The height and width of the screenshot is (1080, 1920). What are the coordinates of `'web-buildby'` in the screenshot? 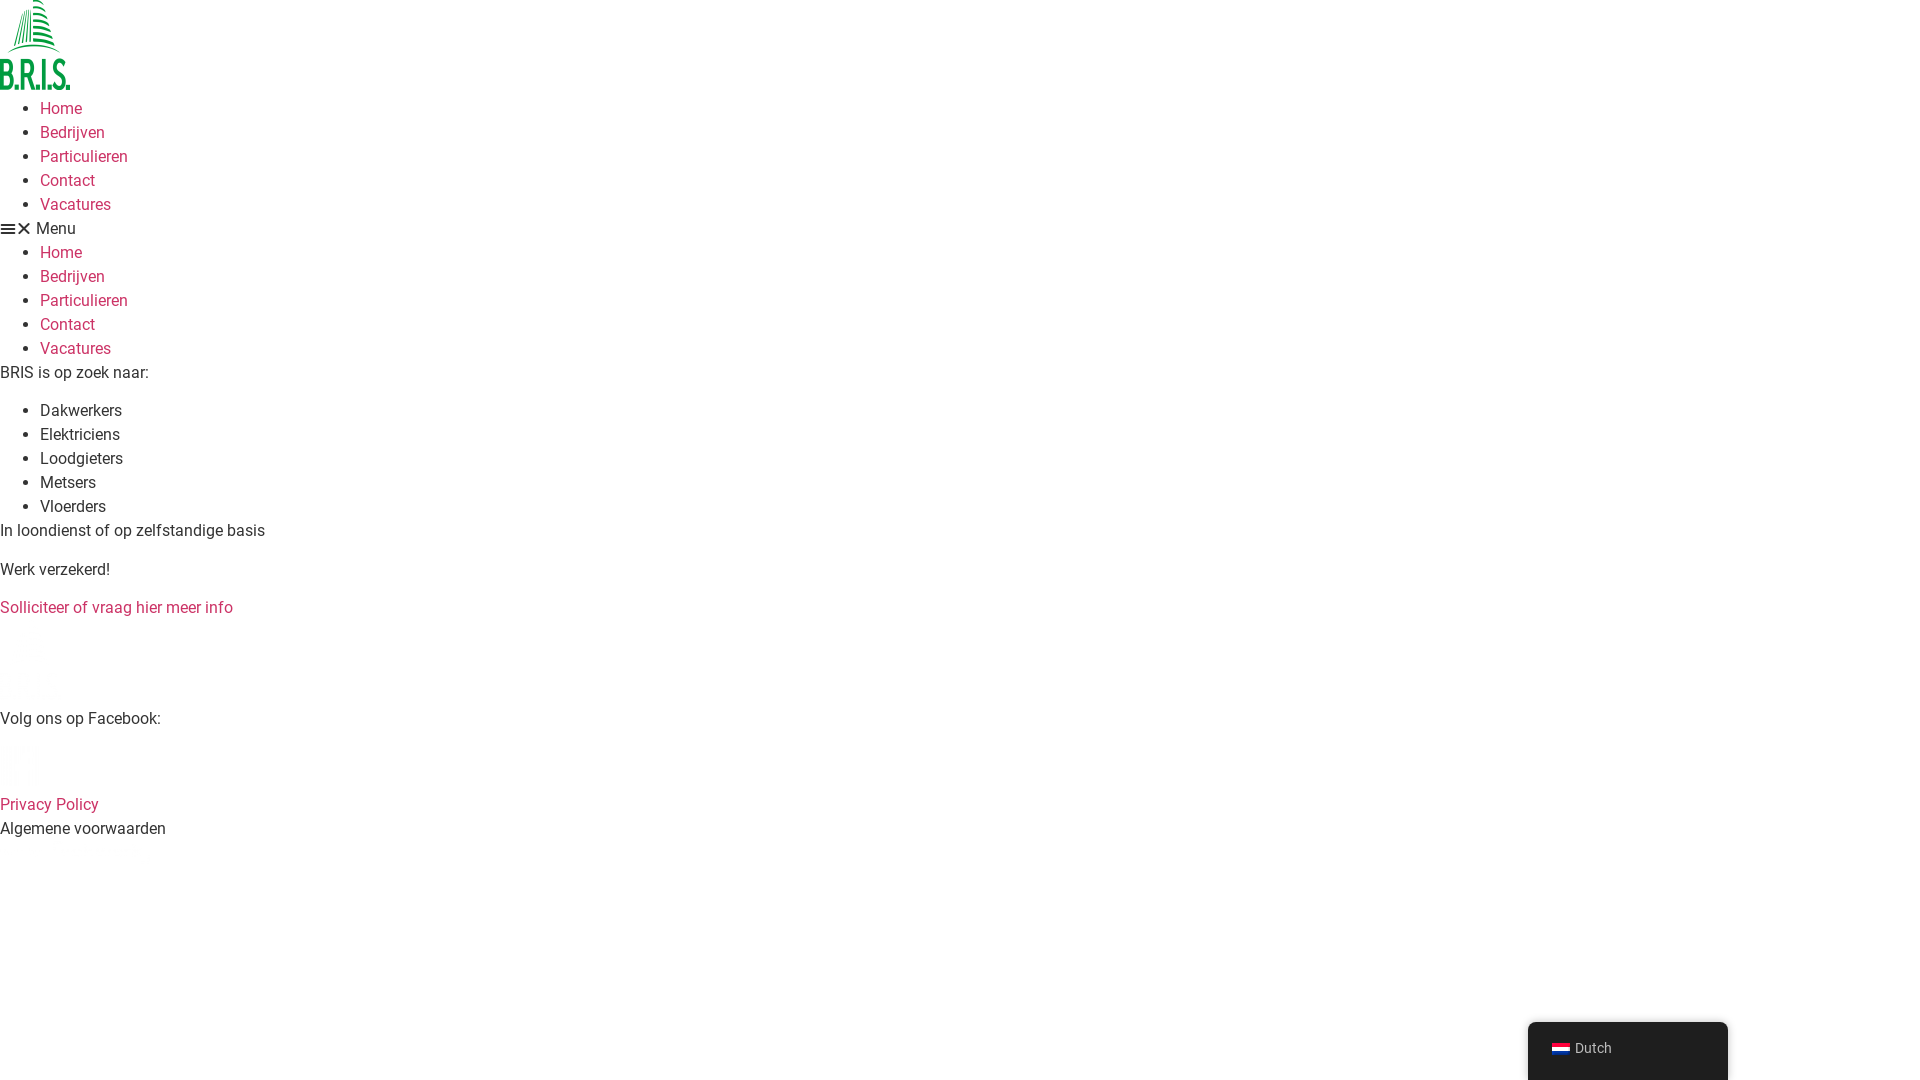 It's located at (75, 852).